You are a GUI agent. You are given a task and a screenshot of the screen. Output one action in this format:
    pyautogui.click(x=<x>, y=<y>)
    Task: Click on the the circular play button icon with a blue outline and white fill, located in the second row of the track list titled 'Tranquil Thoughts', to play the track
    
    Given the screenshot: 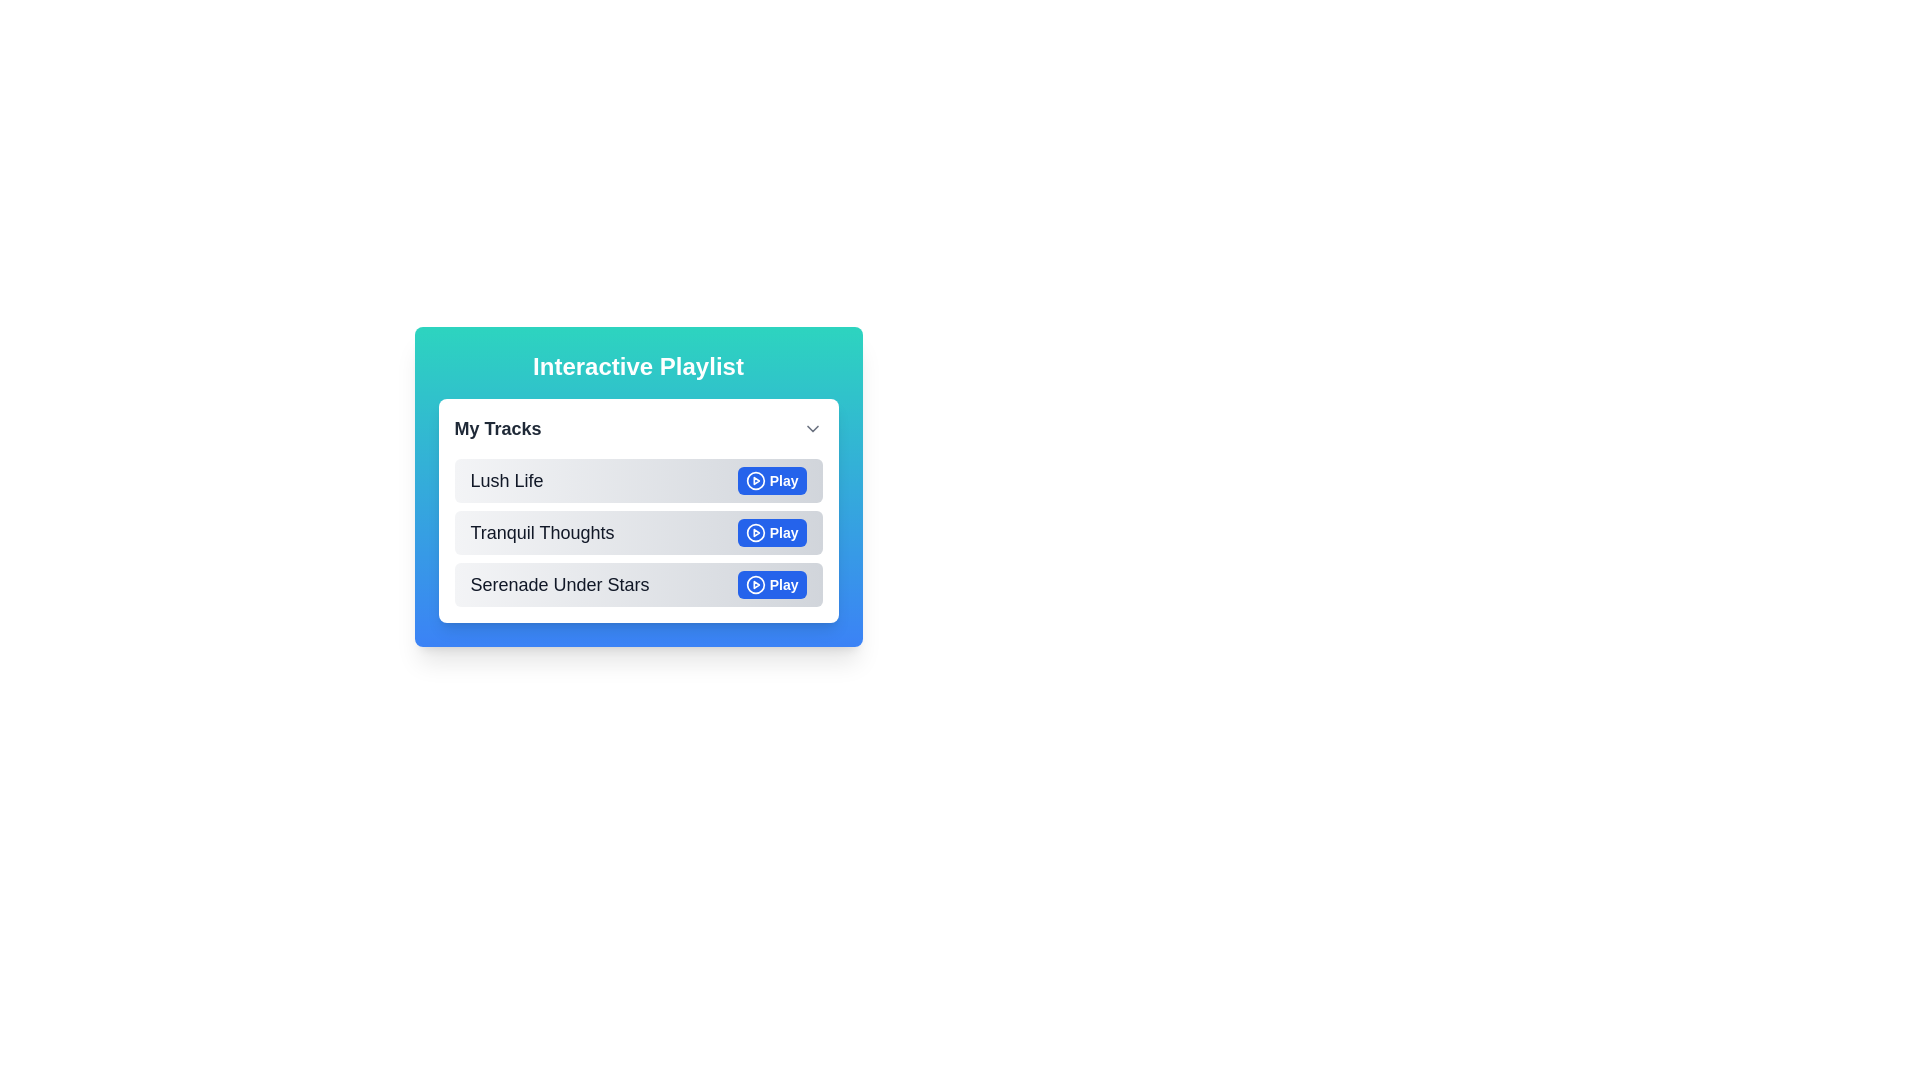 What is the action you would take?
    pyautogui.click(x=754, y=531)
    